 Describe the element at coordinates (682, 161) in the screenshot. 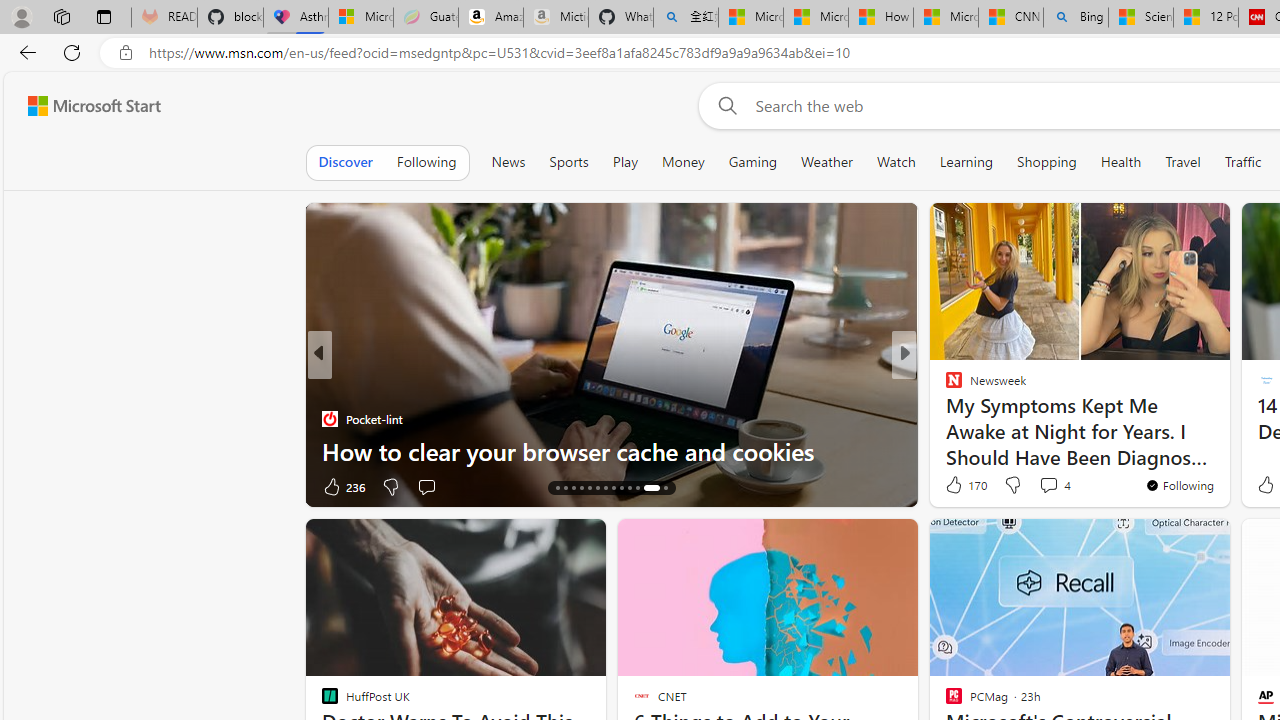

I see `'Money'` at that location.